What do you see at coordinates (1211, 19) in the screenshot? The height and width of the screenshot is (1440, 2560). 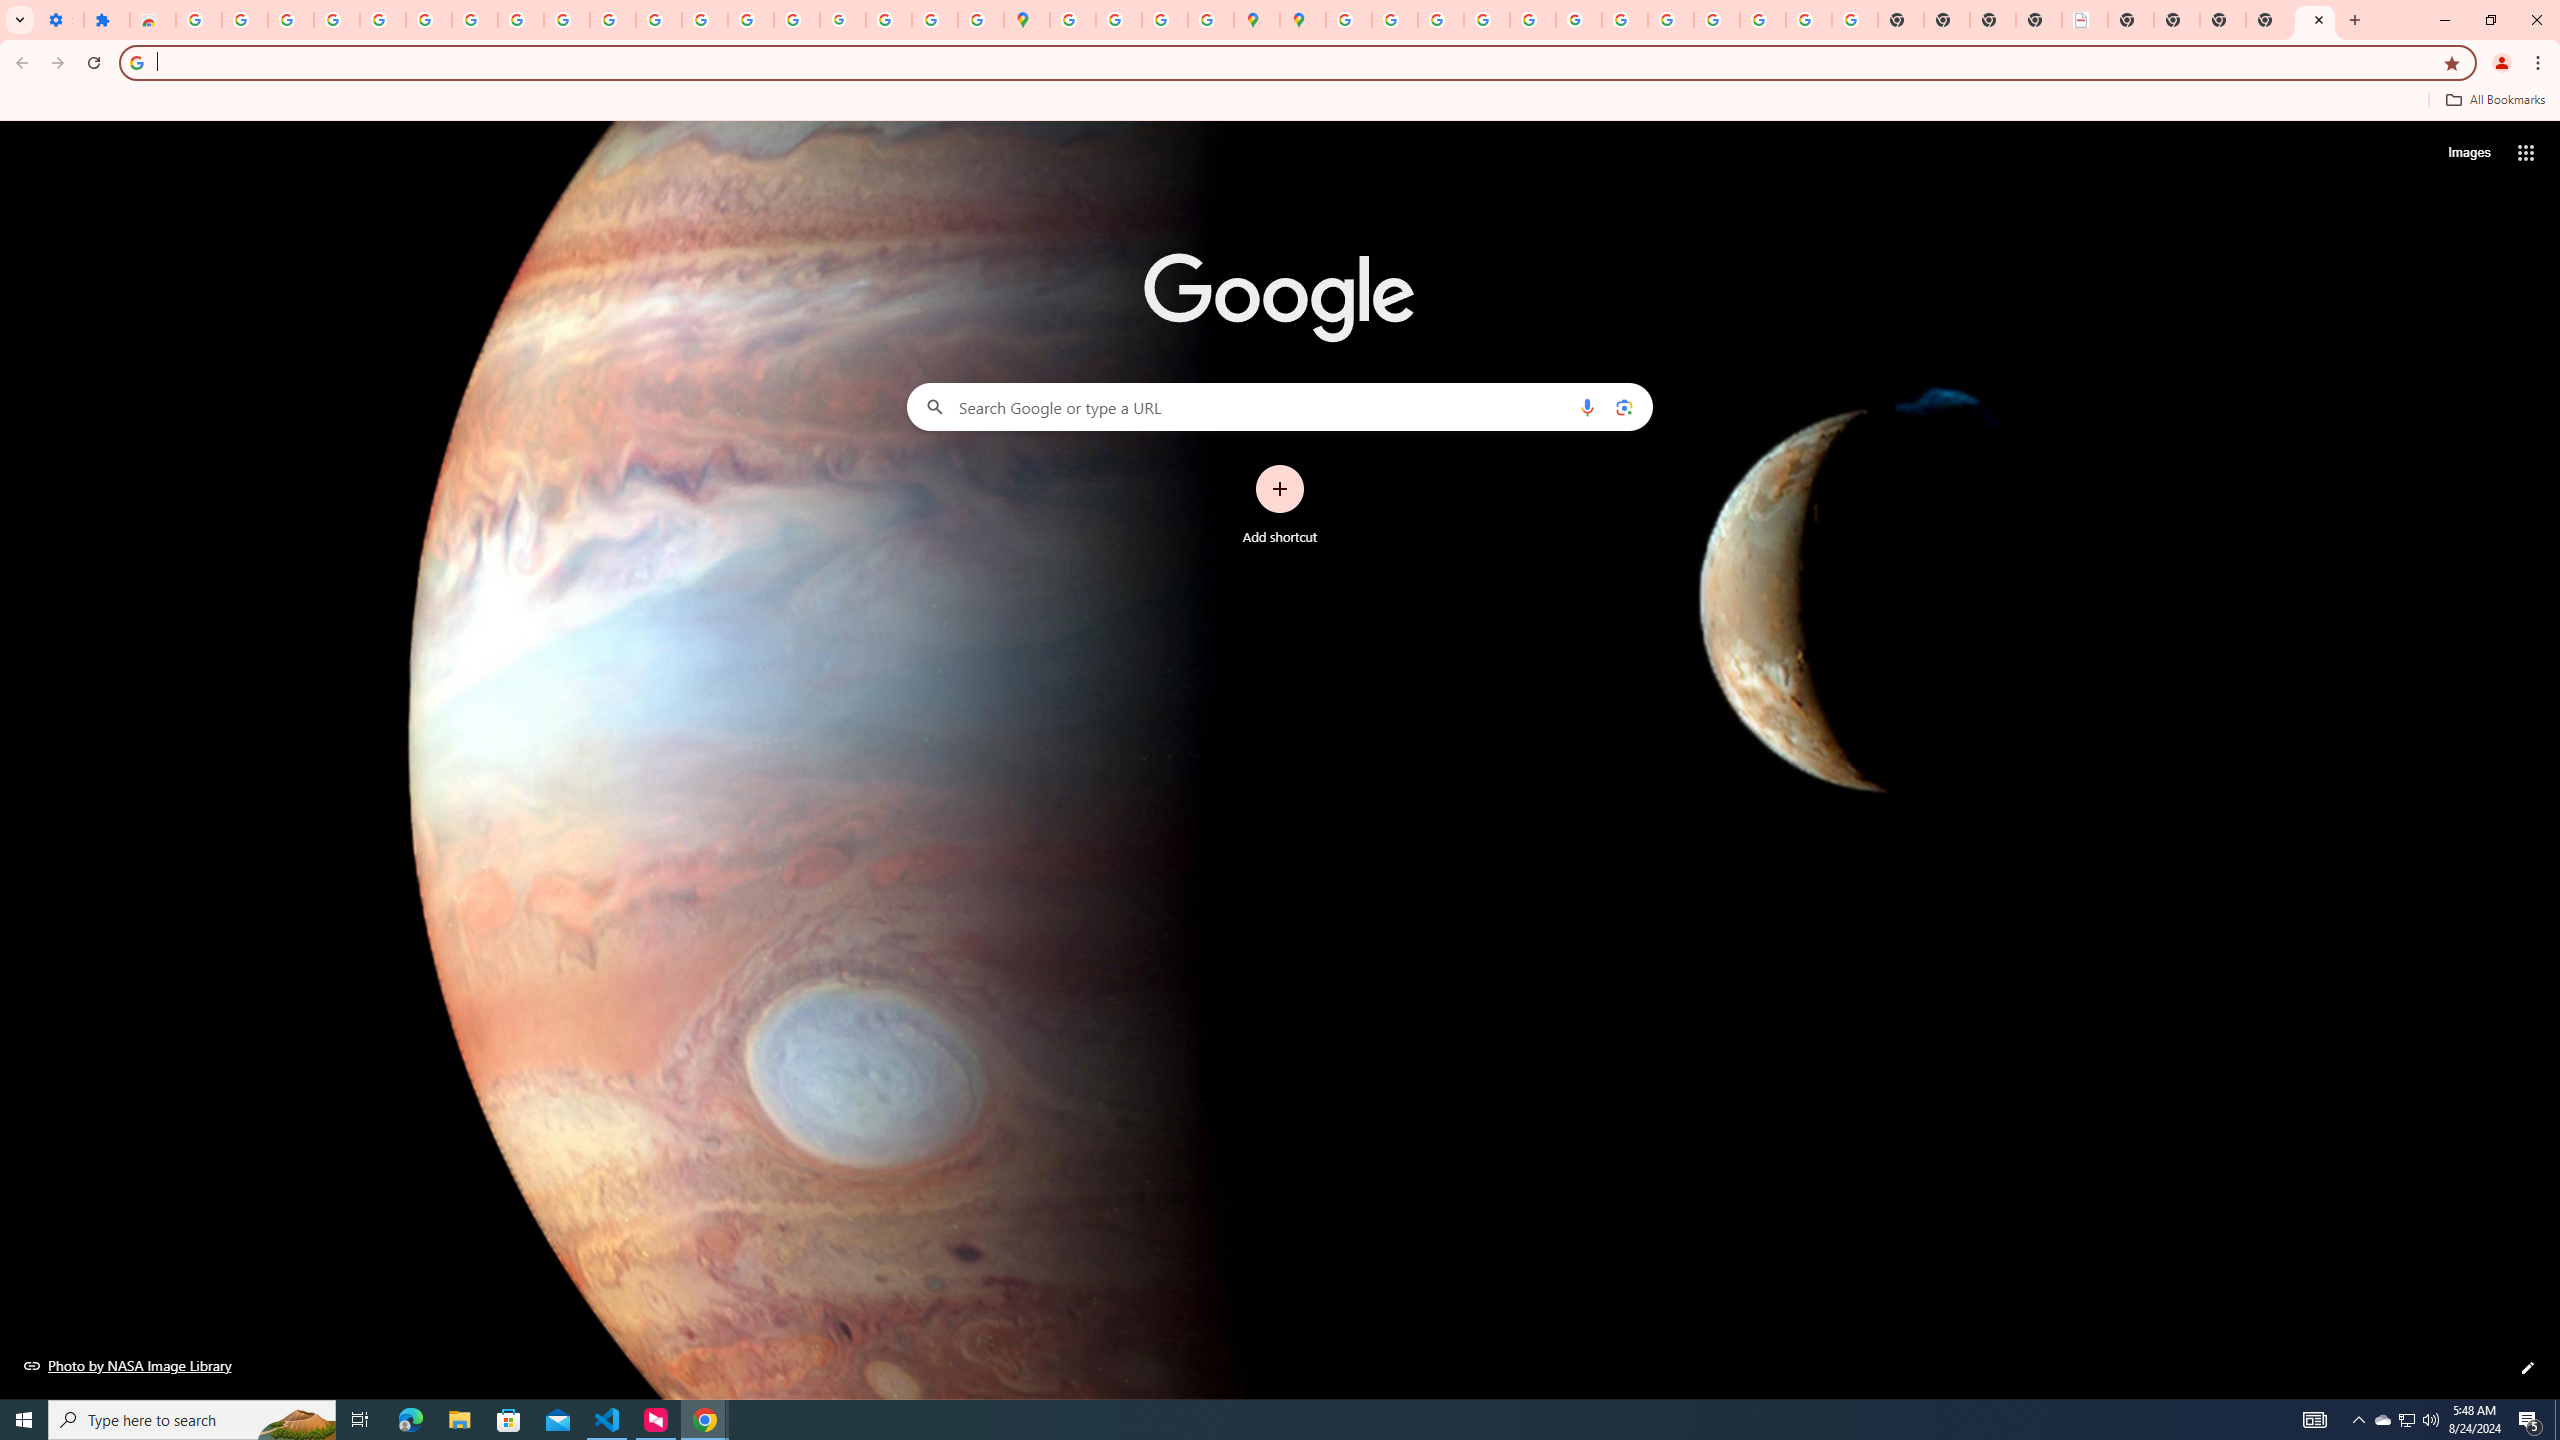 I see `'Safety in Our Products - Google Safety Center'` at bounding box center [1211, 19].